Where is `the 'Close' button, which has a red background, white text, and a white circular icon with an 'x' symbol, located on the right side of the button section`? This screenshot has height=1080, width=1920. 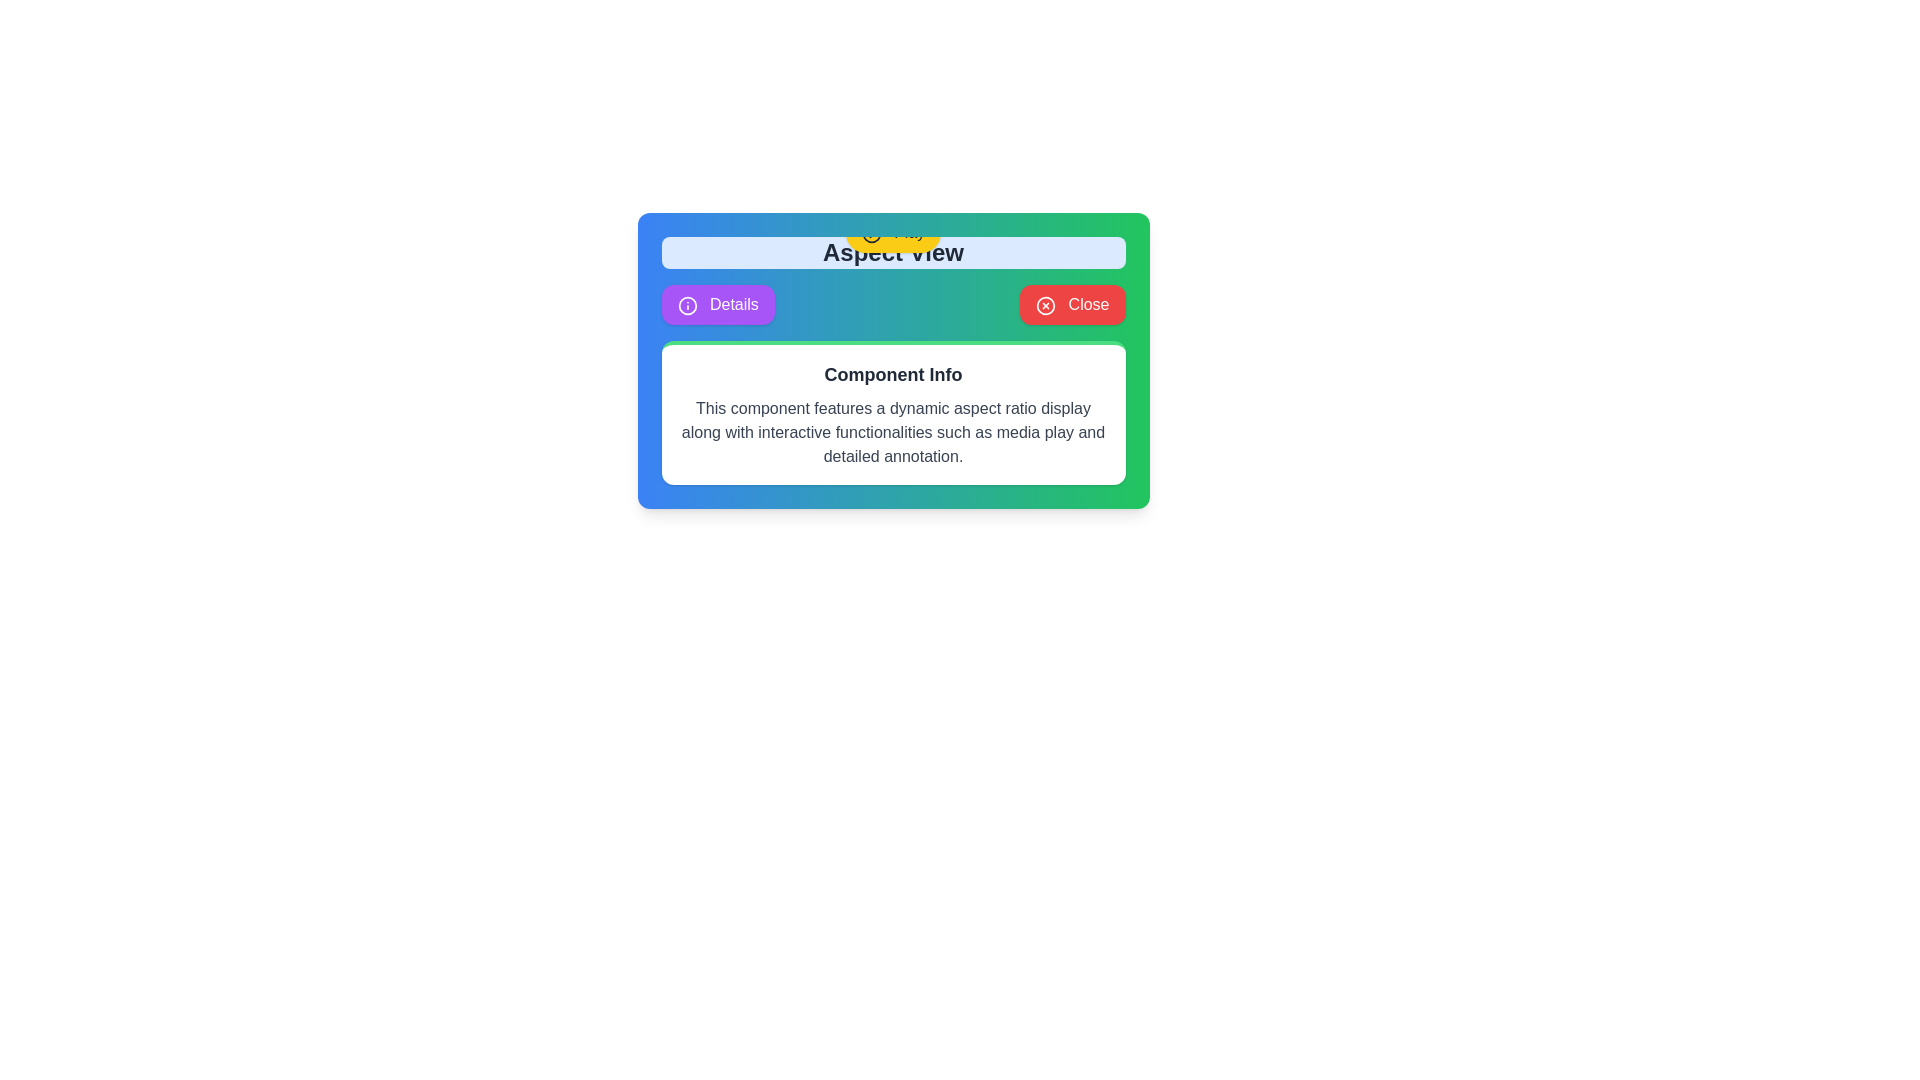
the 'Close' button, which has a red background, white text, and a white circular icon with an 'x' symbol, located on the right side of the button section is located at coordinates (1071, 304).